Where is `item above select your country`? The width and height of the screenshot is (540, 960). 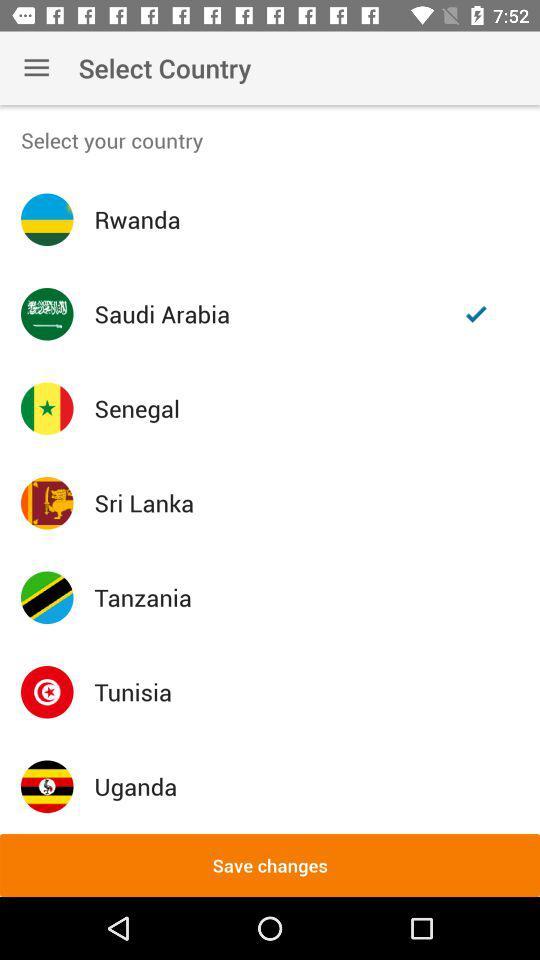 item above select your country is located at coordinates (36, 68).